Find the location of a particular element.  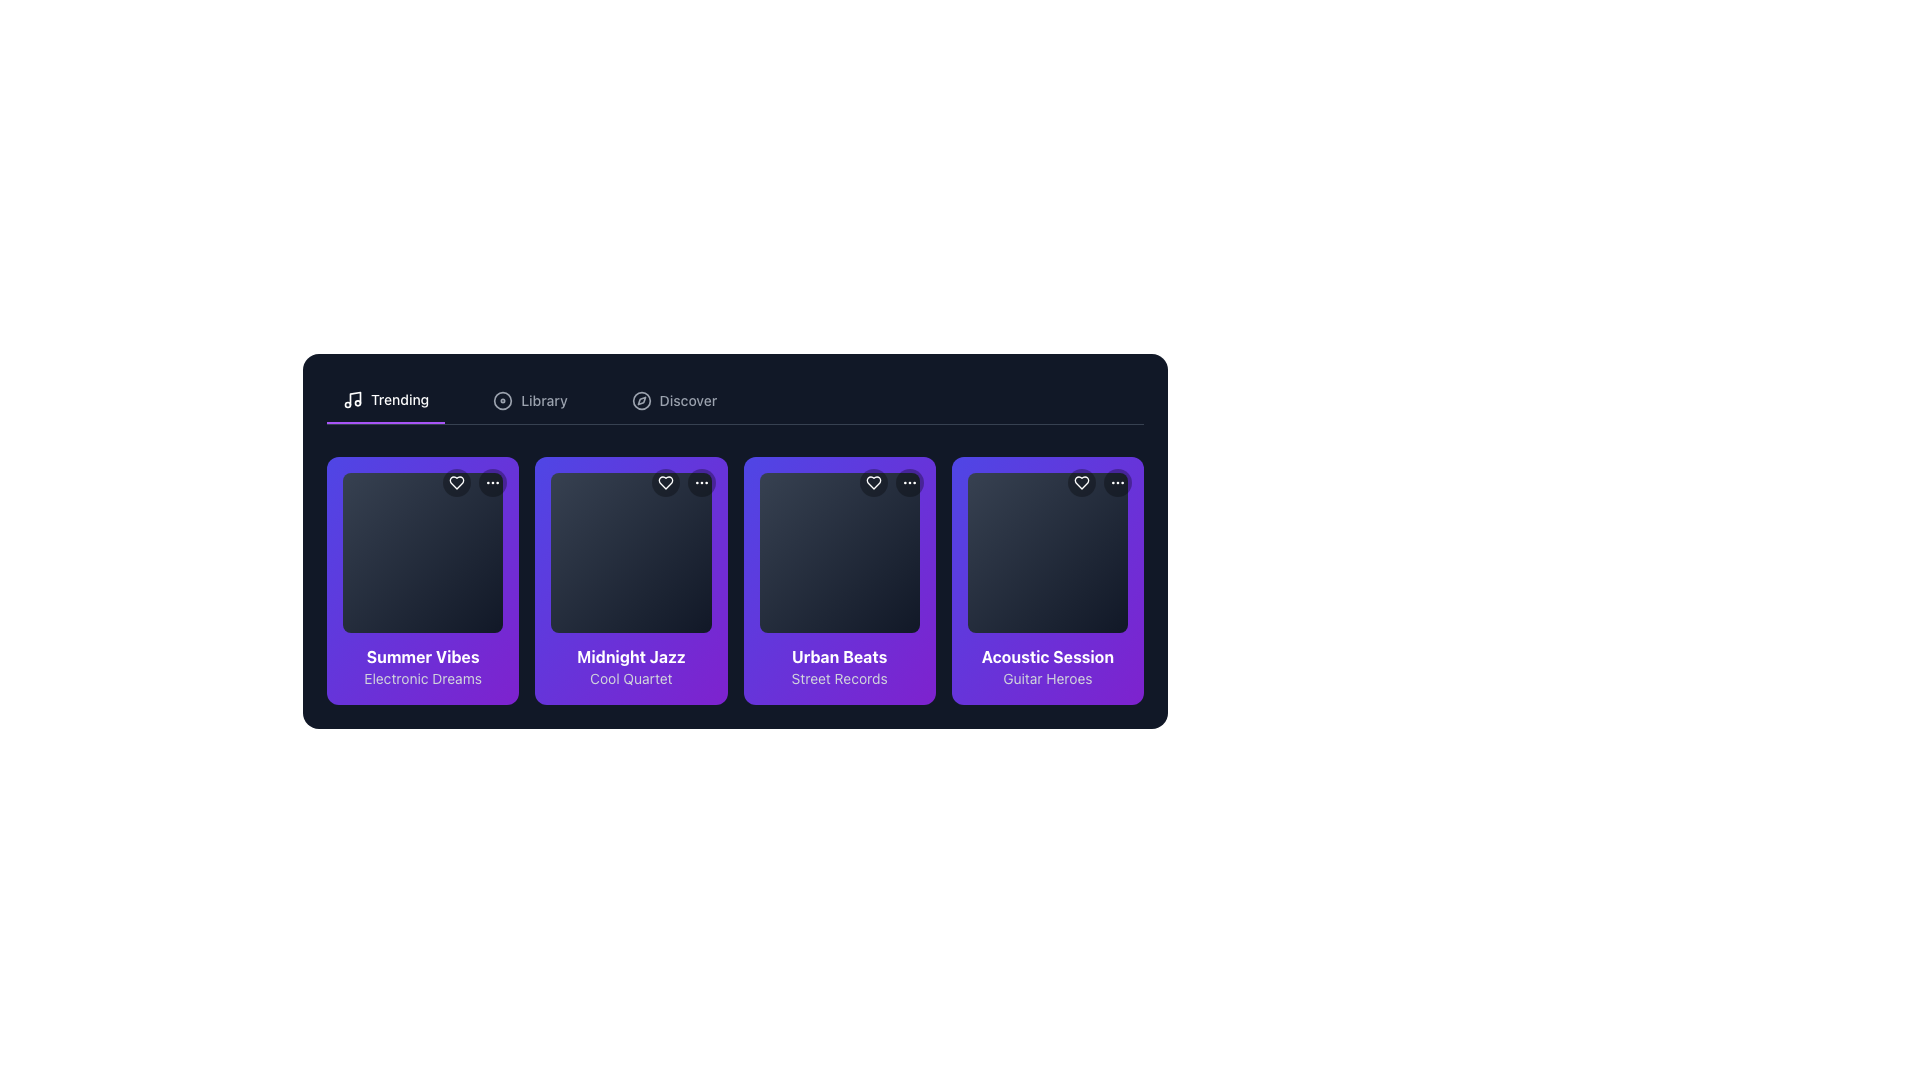

the Text label located below the main title in the 'Acoustic Session' section, which likely contains the author's name or category details is located at coordinates (1046, 678).